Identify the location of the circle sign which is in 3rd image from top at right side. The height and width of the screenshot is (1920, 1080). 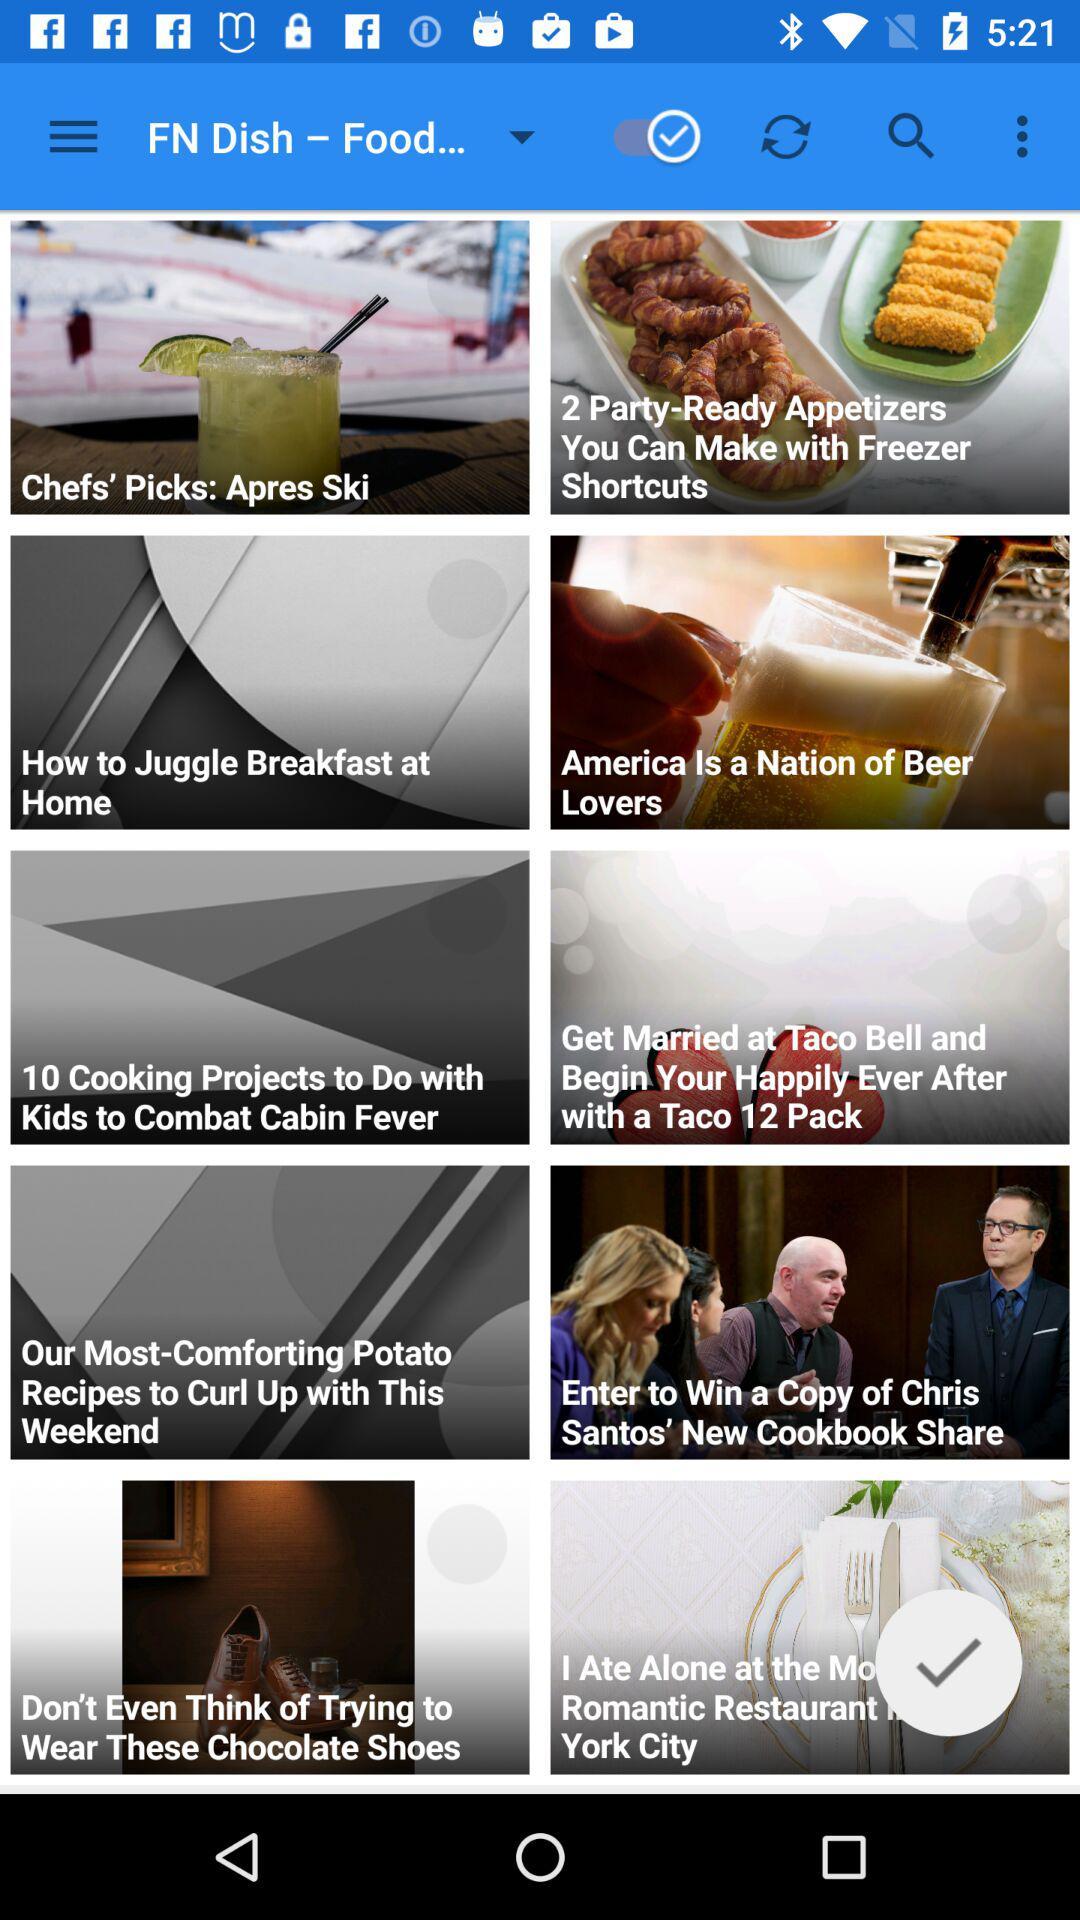
(1006, 912).